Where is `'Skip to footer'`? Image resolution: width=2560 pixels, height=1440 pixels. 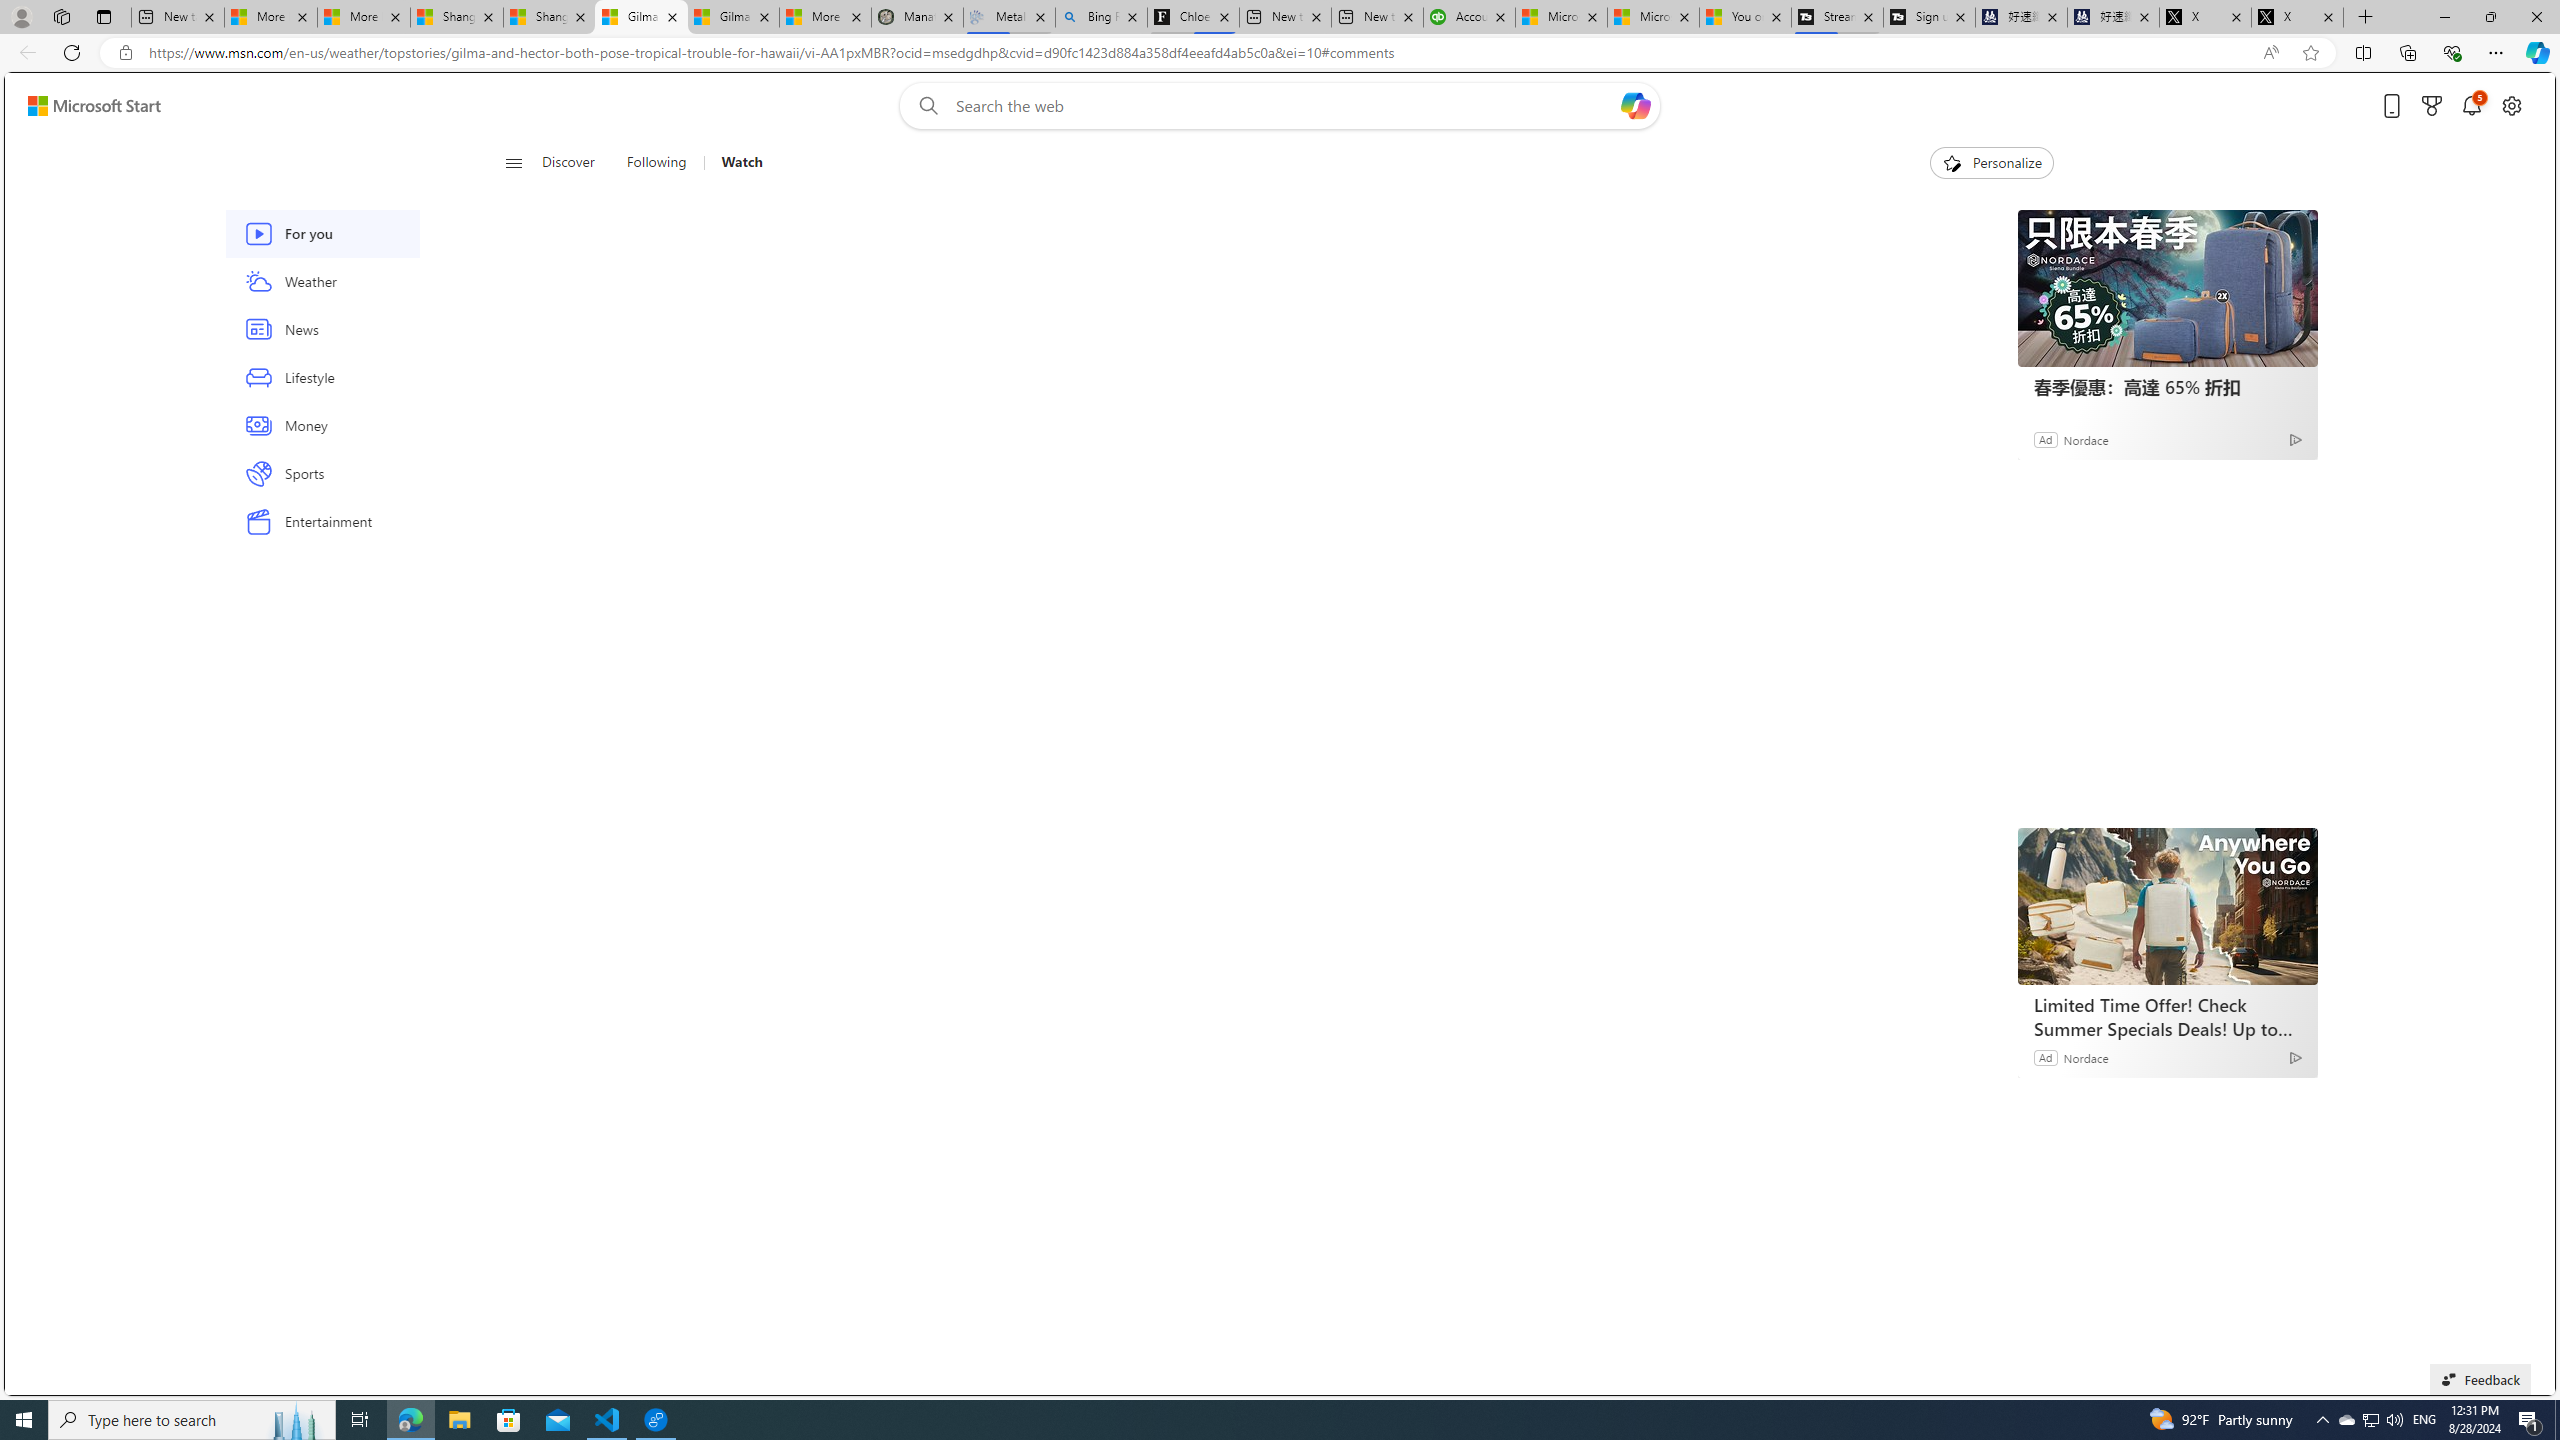
'Skip to footer' is located at coordinates (81, 104).